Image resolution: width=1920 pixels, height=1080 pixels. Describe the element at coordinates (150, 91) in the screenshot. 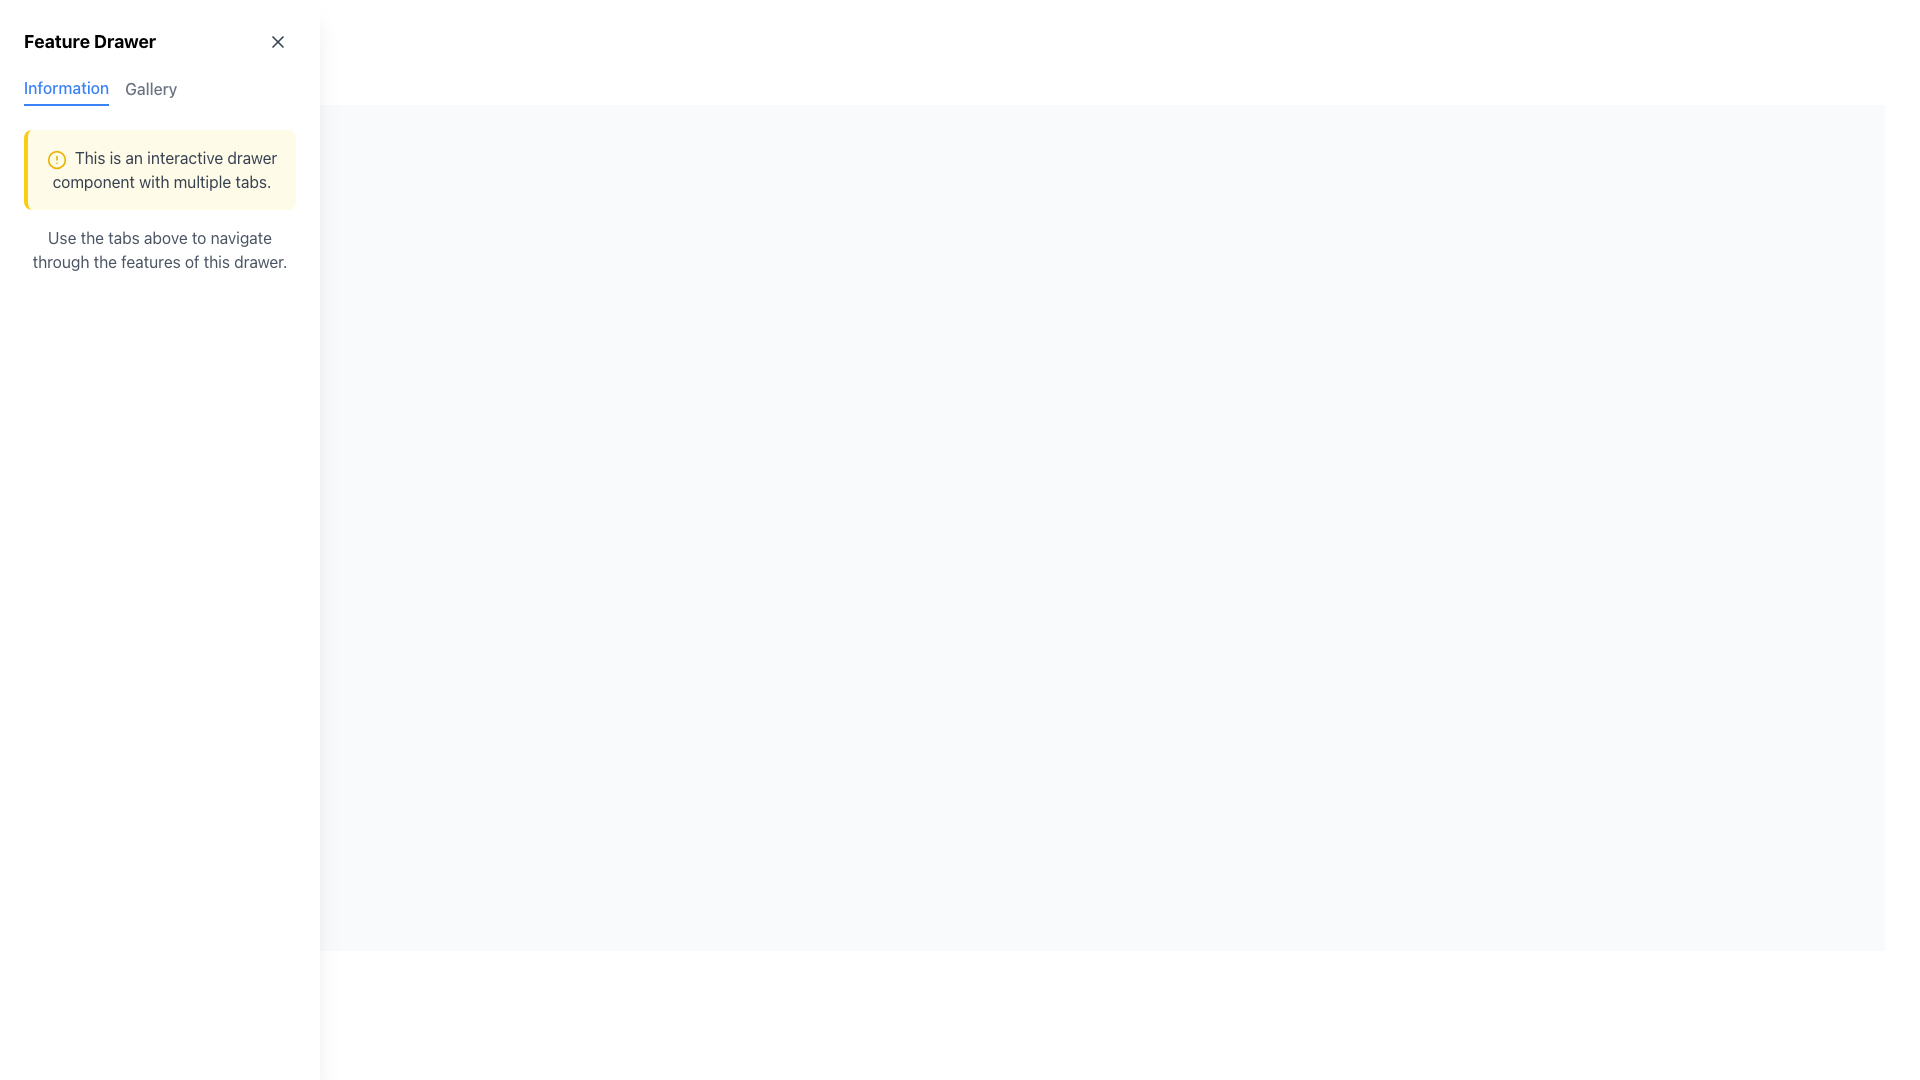

I see `the 'Gallery' tab, which is a gray text label with medium font weight, positioned next to the 'Information' tab` at that location.